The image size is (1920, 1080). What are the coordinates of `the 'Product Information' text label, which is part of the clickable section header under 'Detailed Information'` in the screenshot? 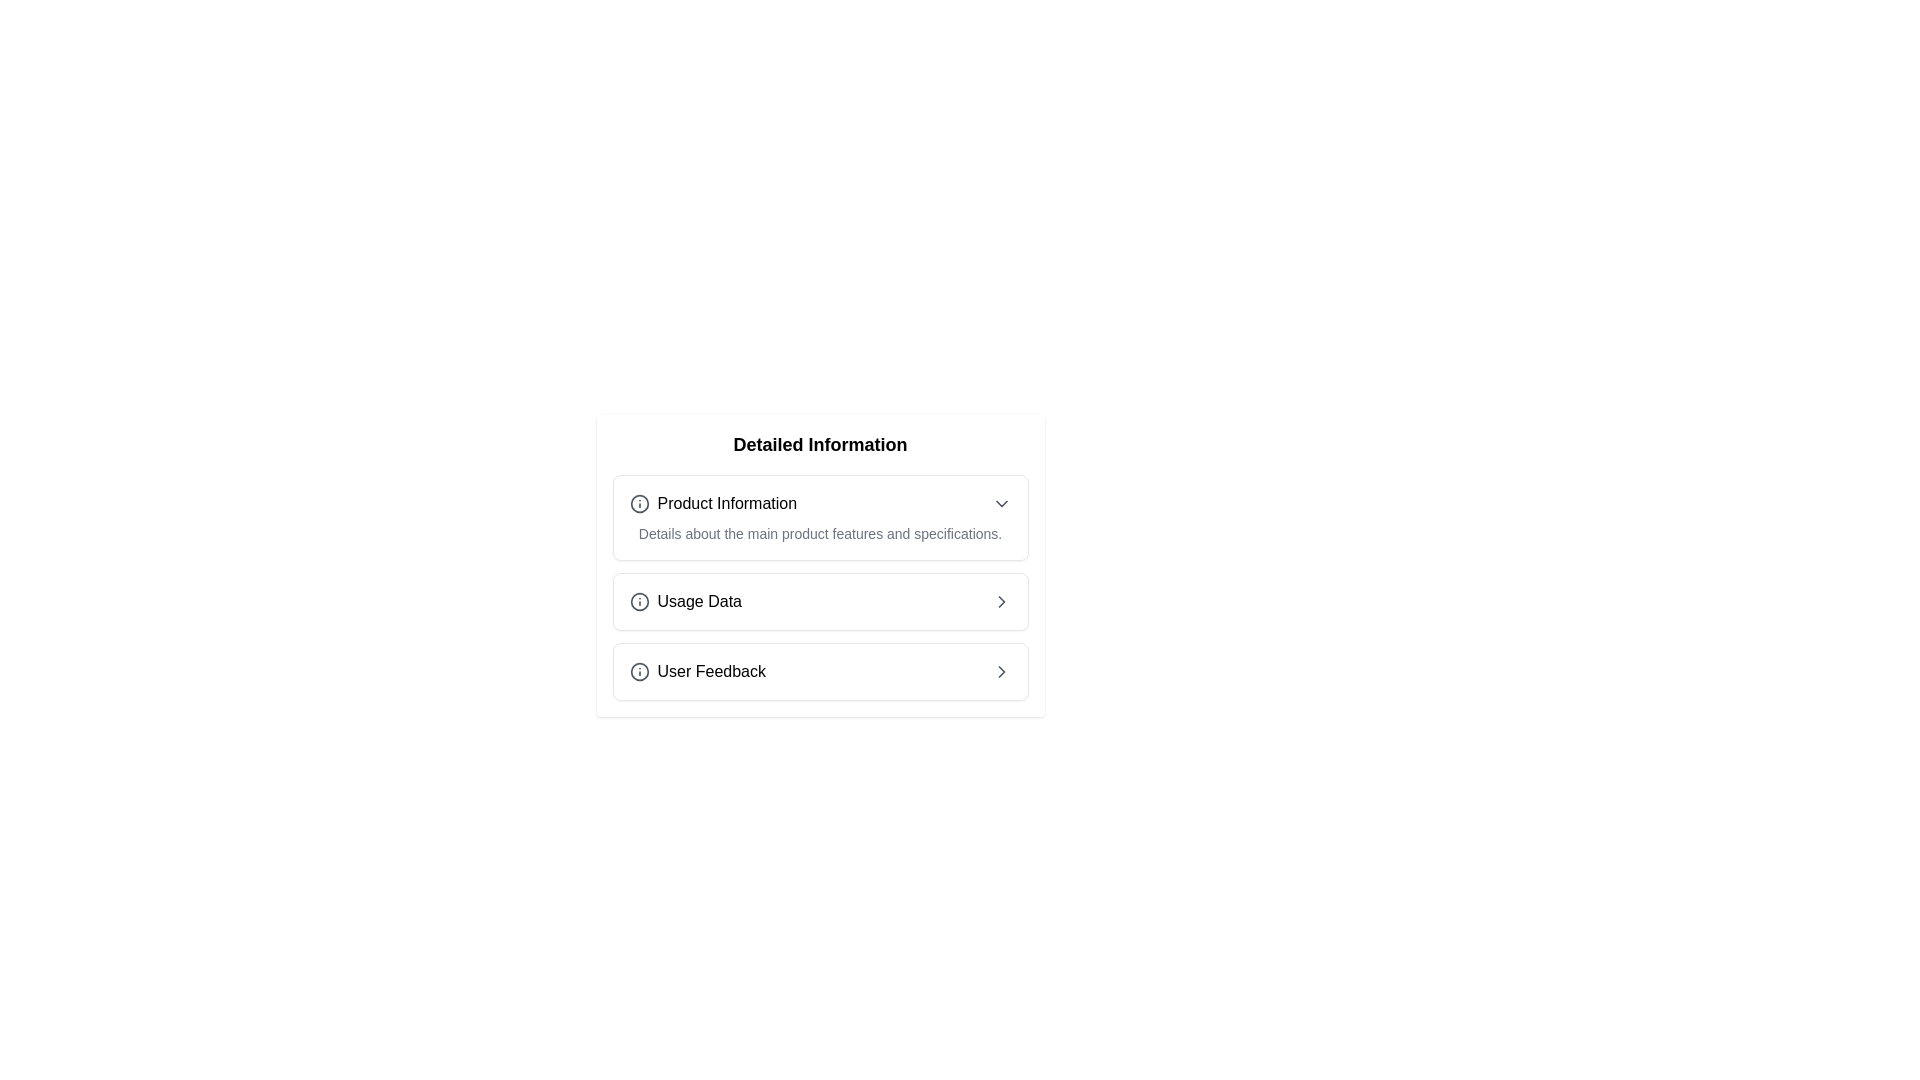 It's located at (726, 503).